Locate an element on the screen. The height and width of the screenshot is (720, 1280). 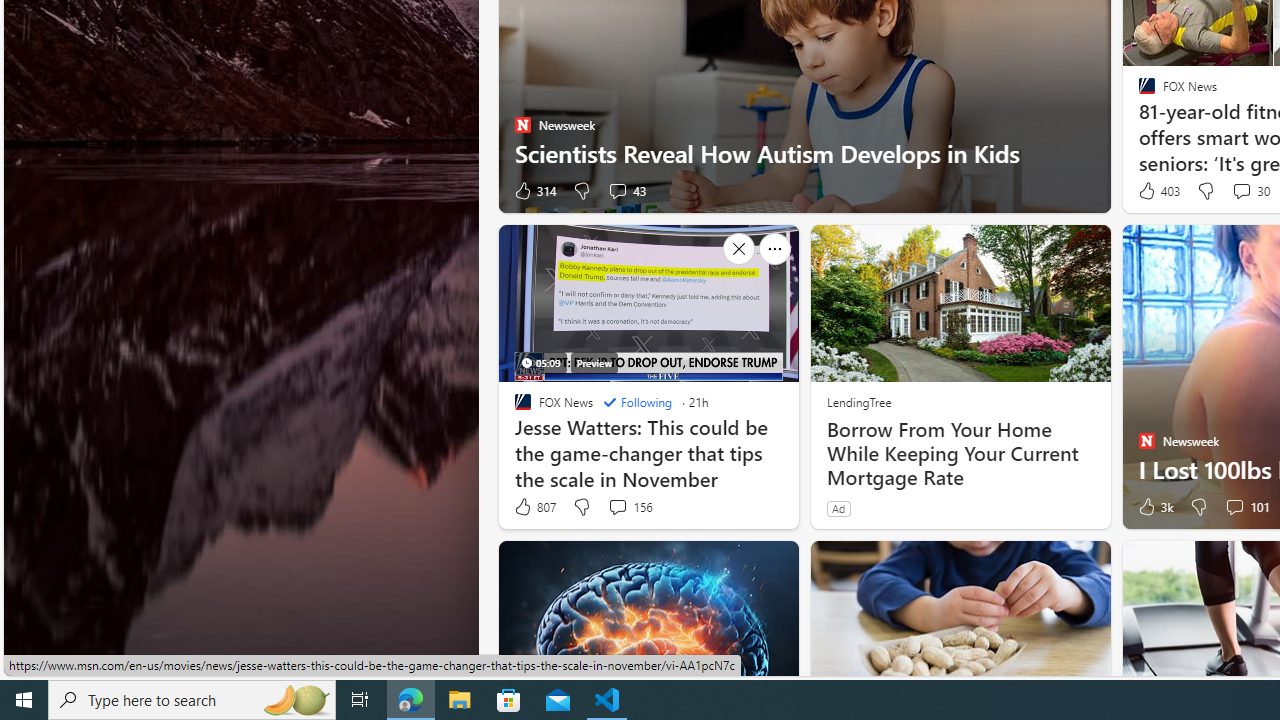
'View comments 43 Comment' is located at coordinates (616, 190).